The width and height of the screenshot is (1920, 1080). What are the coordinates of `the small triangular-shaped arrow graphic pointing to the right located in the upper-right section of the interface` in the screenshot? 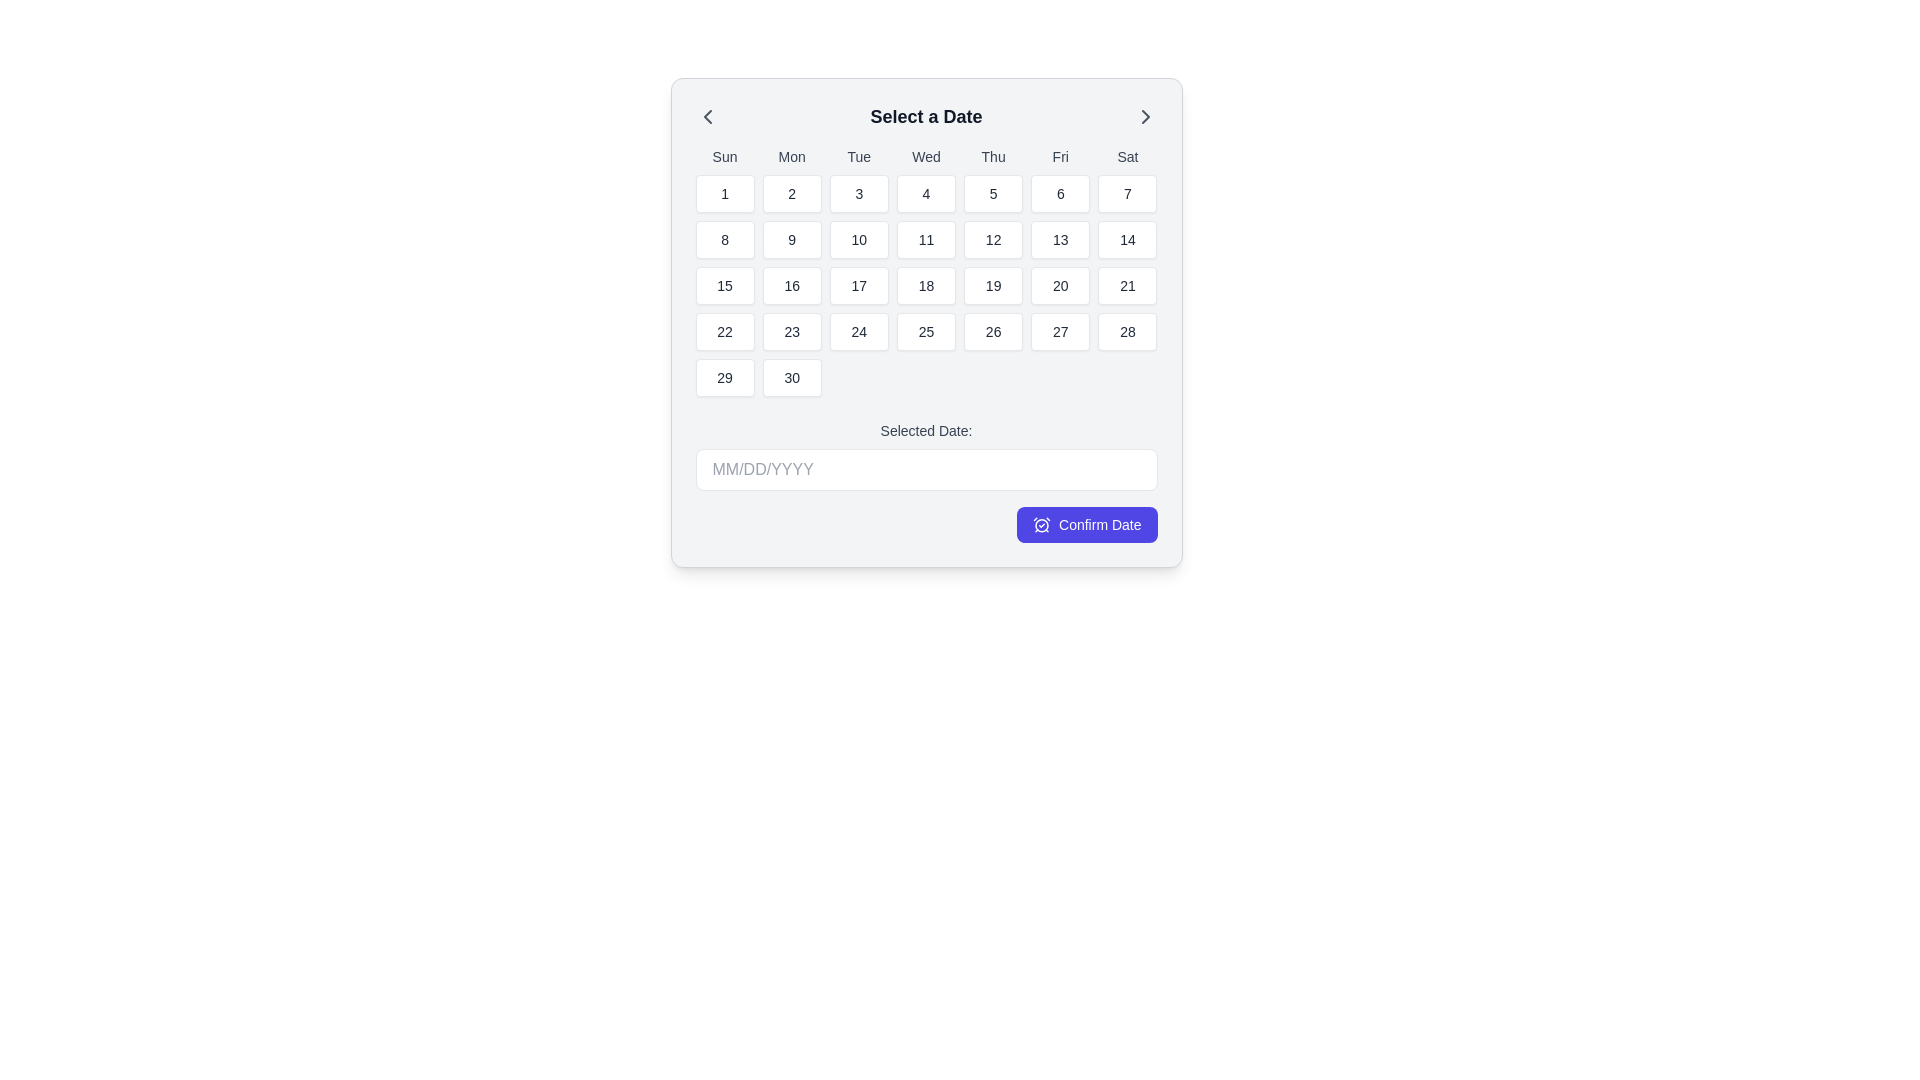 It's located at (1145, 116).